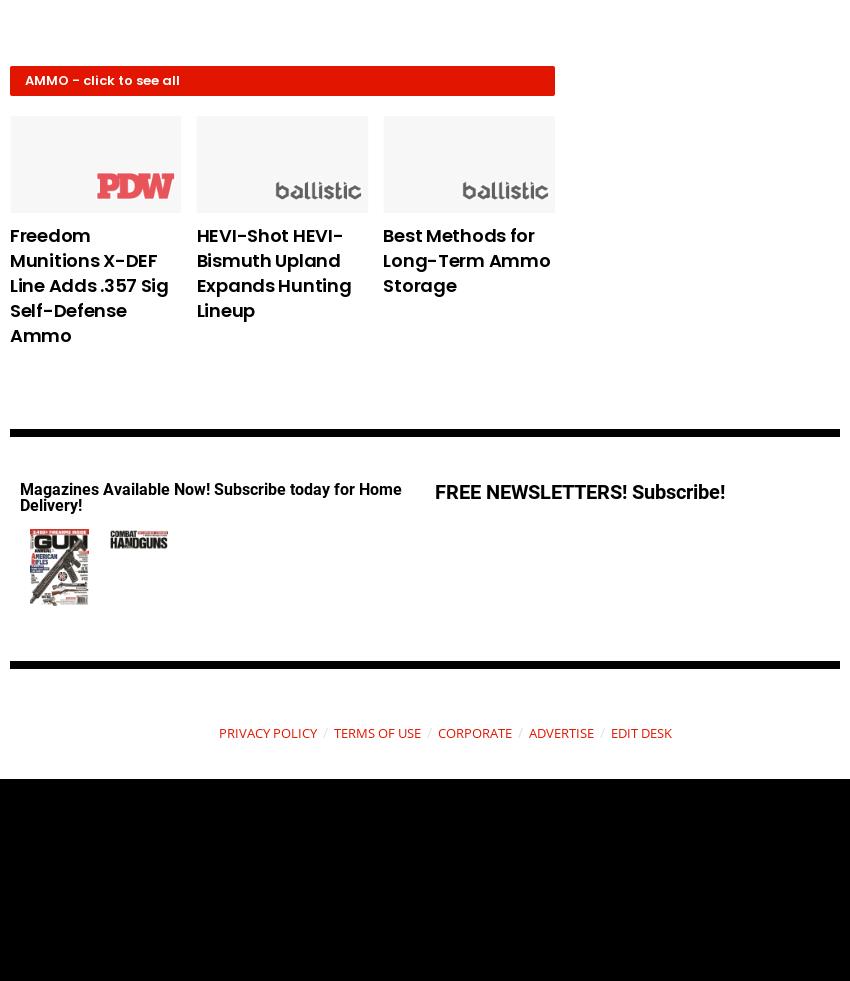 This screenshot has height=981, width=850. Describe the element at coordinates (634, 258) in the screenshot. I see `'.410 Ammo for Home Defense [2023]'` at that location.